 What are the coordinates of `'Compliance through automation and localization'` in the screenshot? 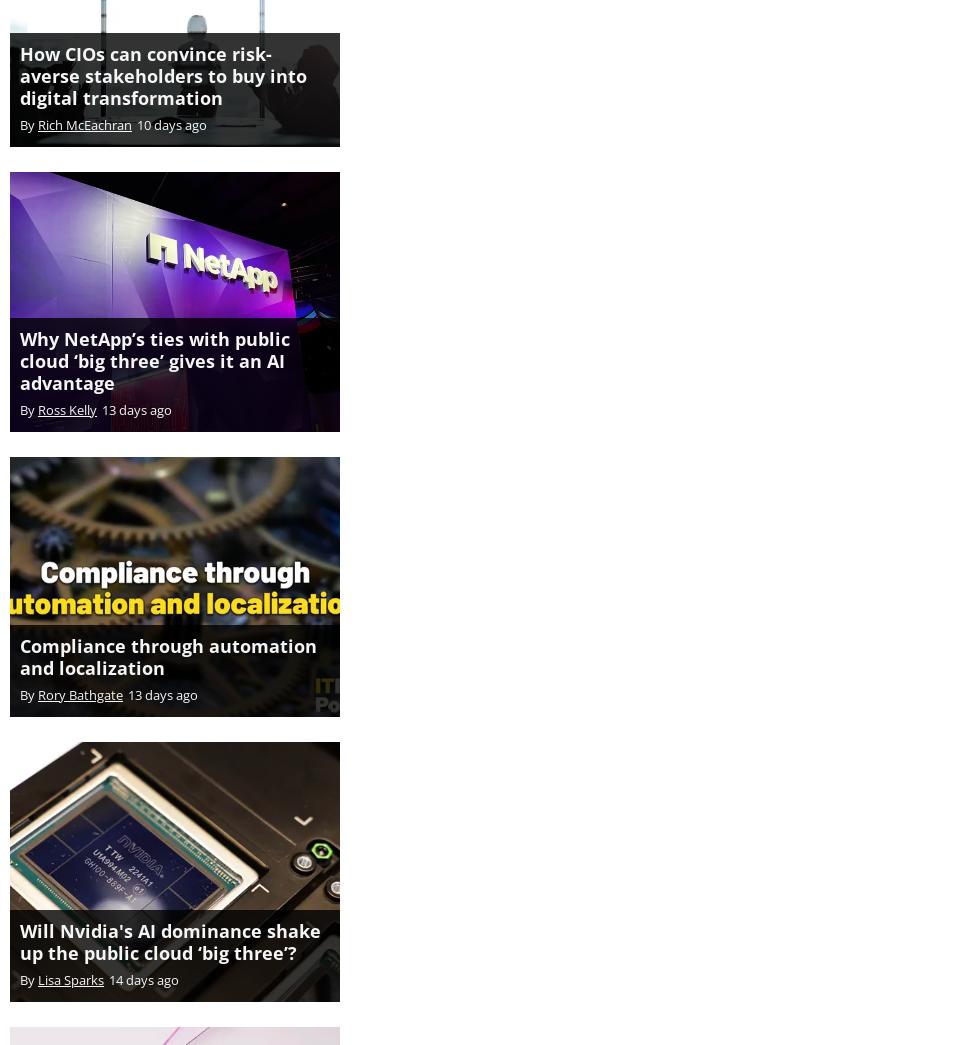 It's located at (168, 634).